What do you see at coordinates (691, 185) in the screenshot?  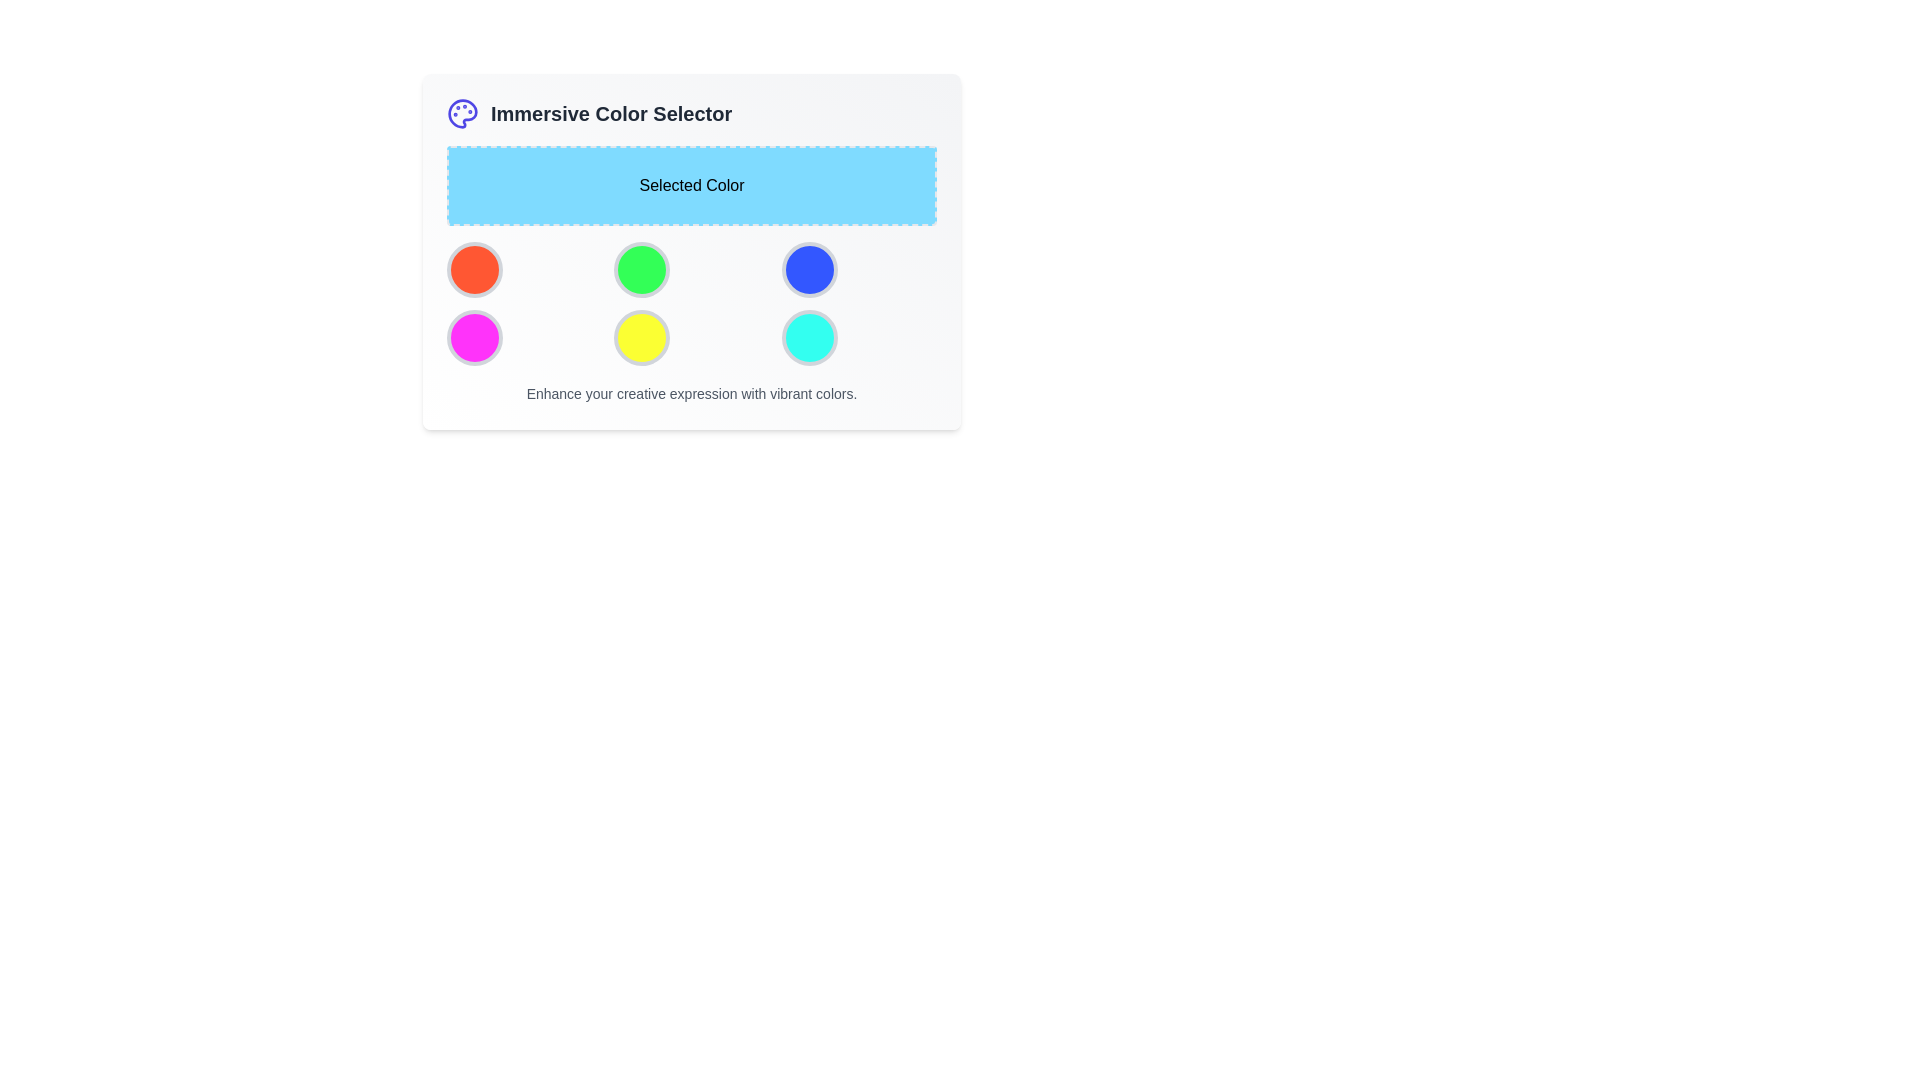 I see `the label area with a sky-blue background and dashed borders that contains the text 'Selected Color'` at bounding box center [691, 185].